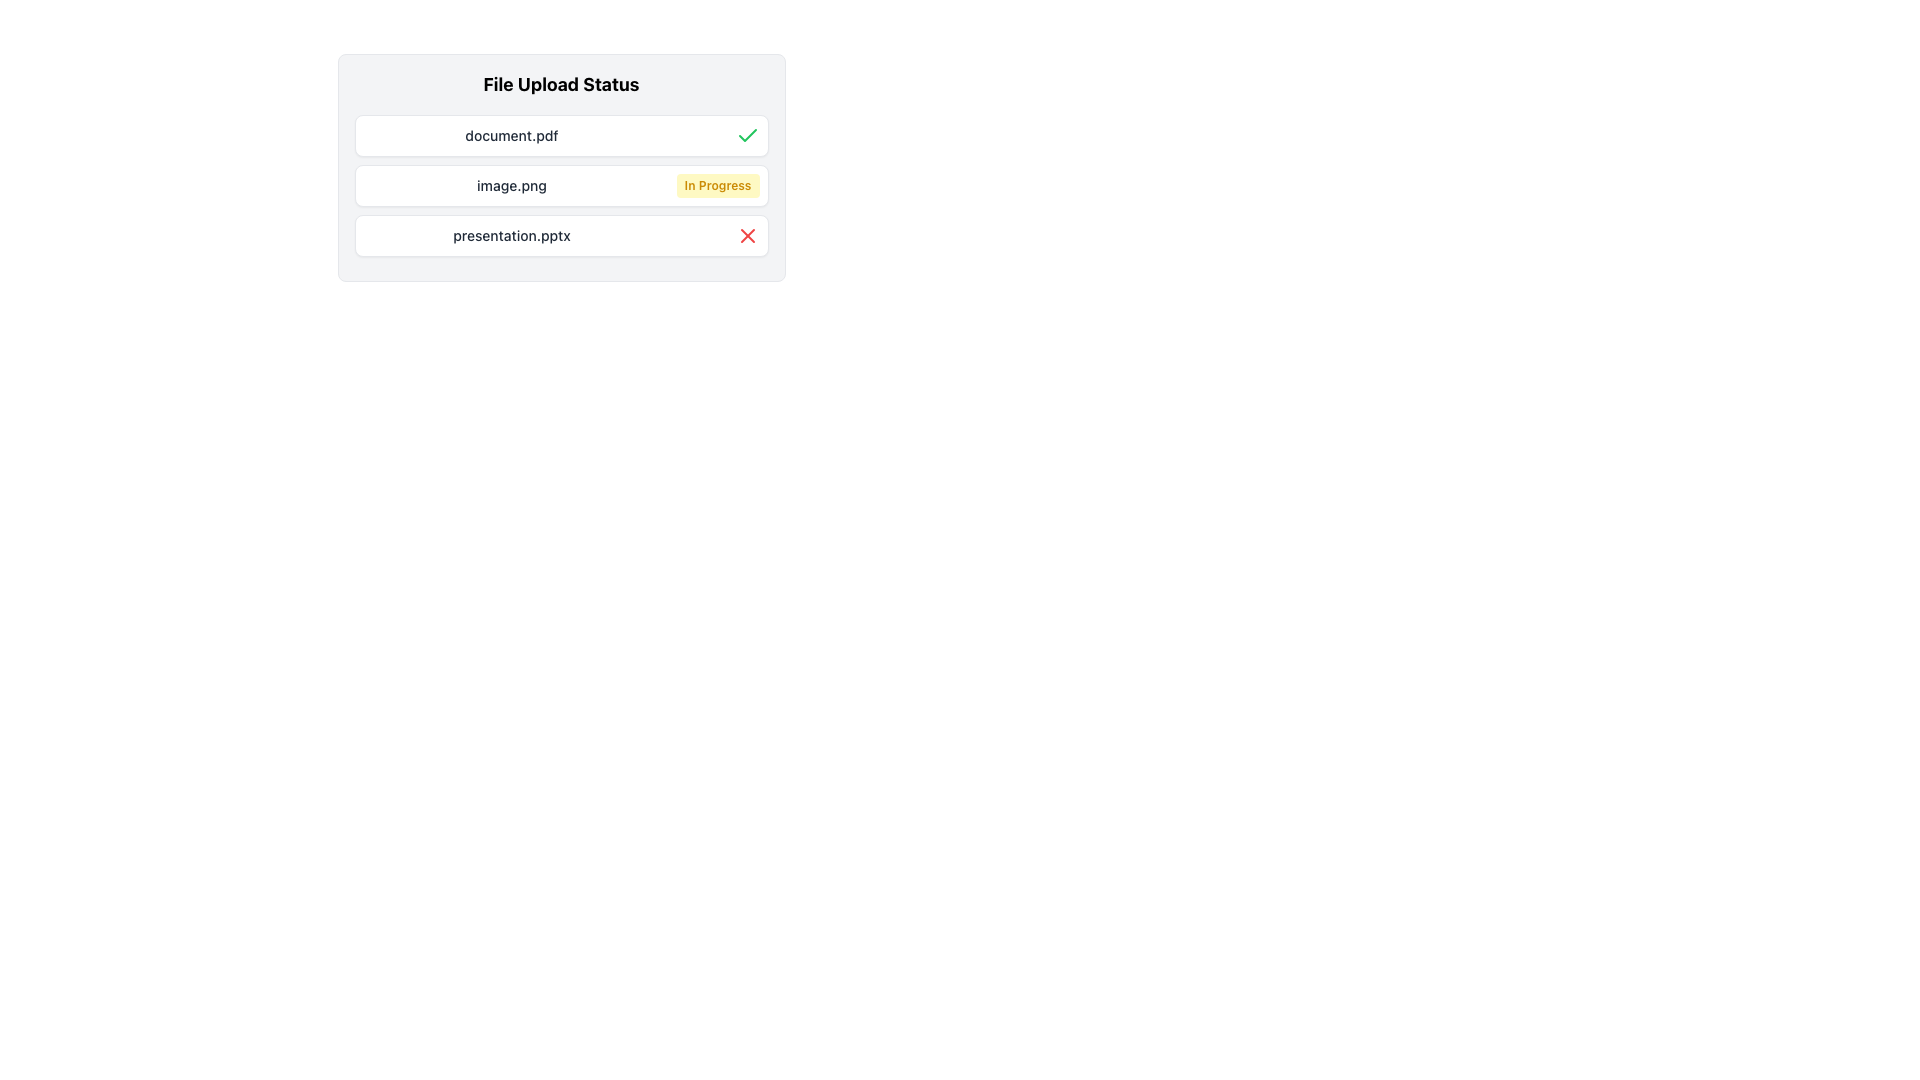 Image resolution: width=1920 pixels, height=1080 pixels. What do you see at coordinates (746, 234) in the screenshot?
I see `the red 'X' icon button located at the far right of the row displaying 'presentation.pptx'` at bounding box center [746, 234].